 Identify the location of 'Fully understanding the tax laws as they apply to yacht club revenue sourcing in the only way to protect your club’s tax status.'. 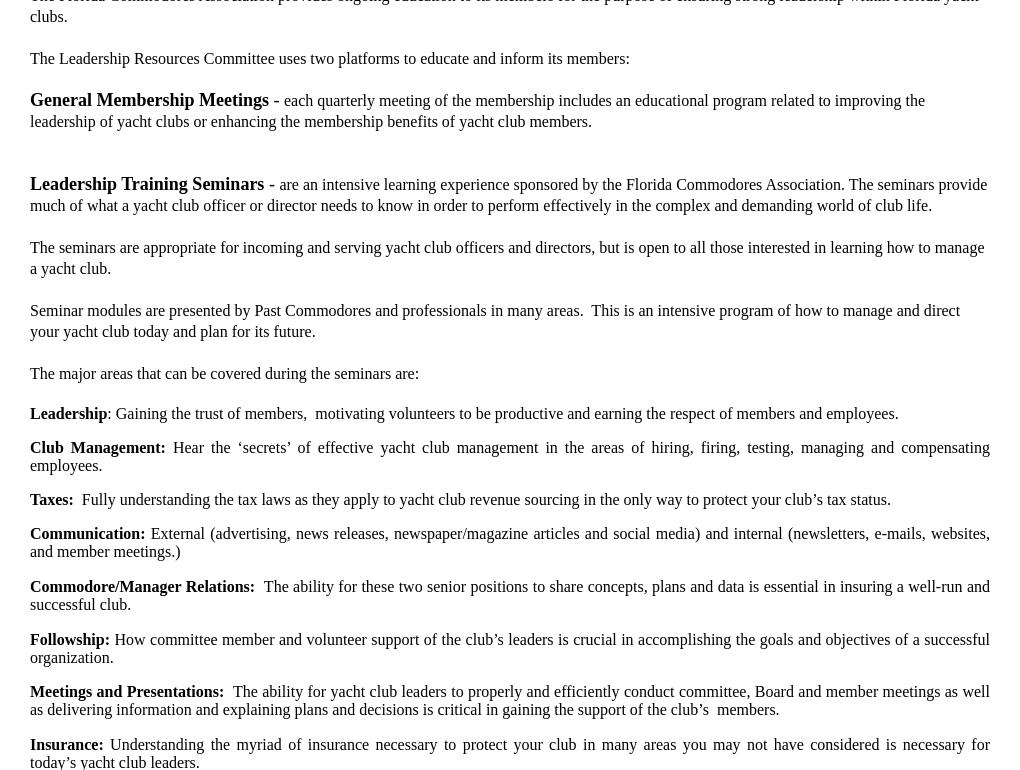
(486, 499).